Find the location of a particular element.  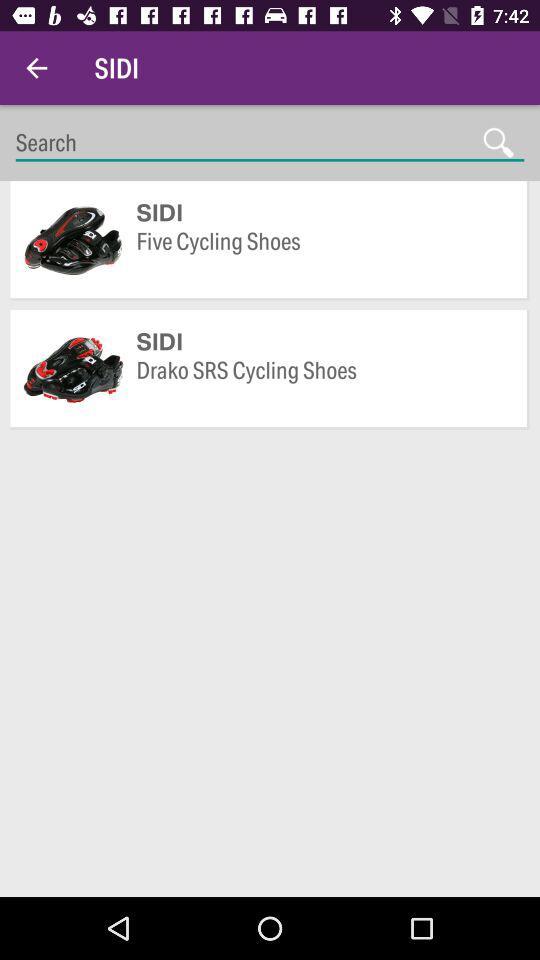

the drako srs cycling icon is located at coordinates (322, 384).